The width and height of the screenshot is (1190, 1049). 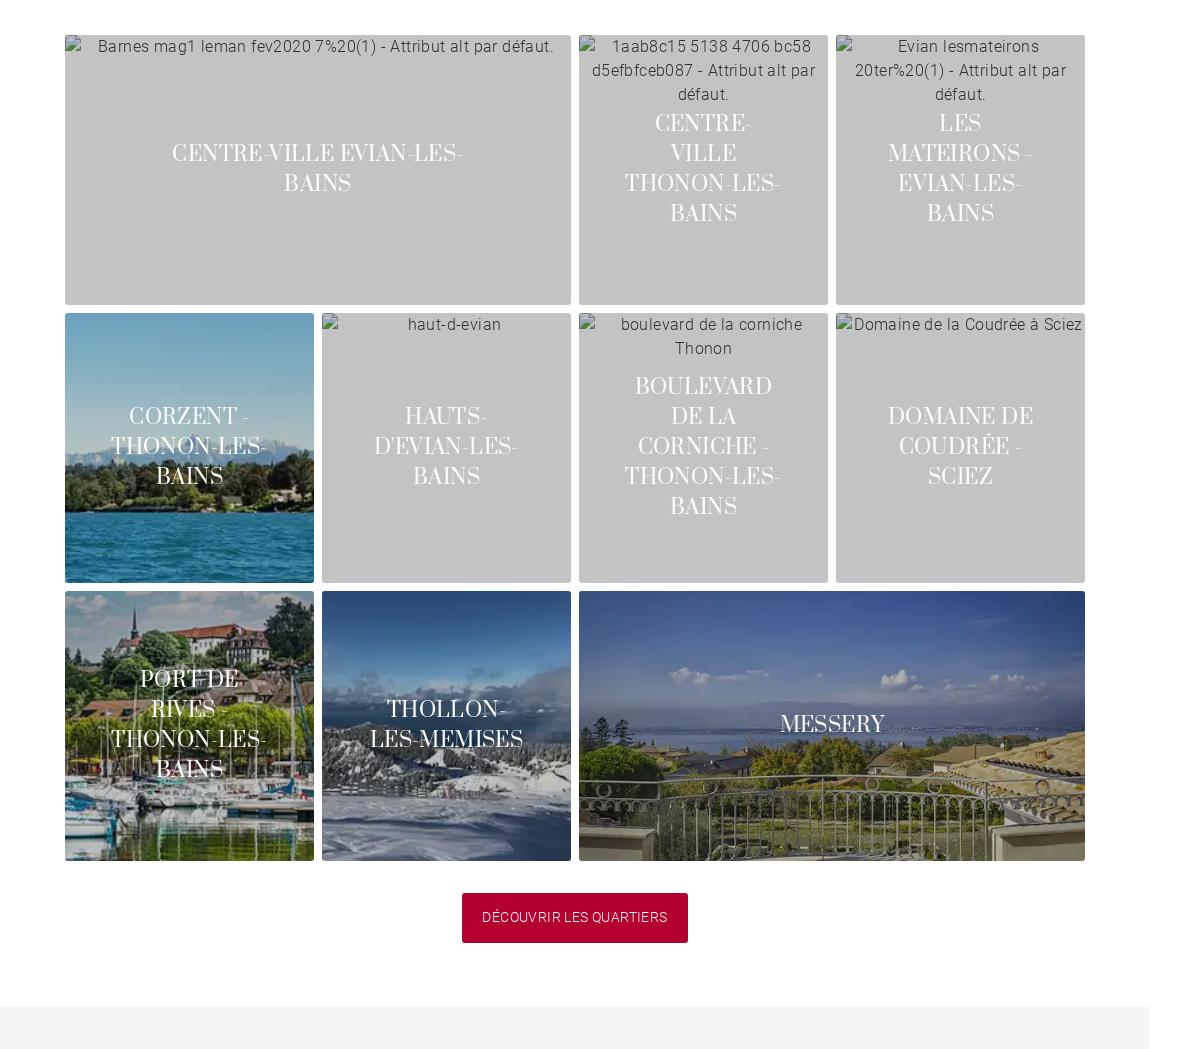 I want to click on 'DÉCOUVRIR LES QUARTIERS', so click(x=481, y=916).